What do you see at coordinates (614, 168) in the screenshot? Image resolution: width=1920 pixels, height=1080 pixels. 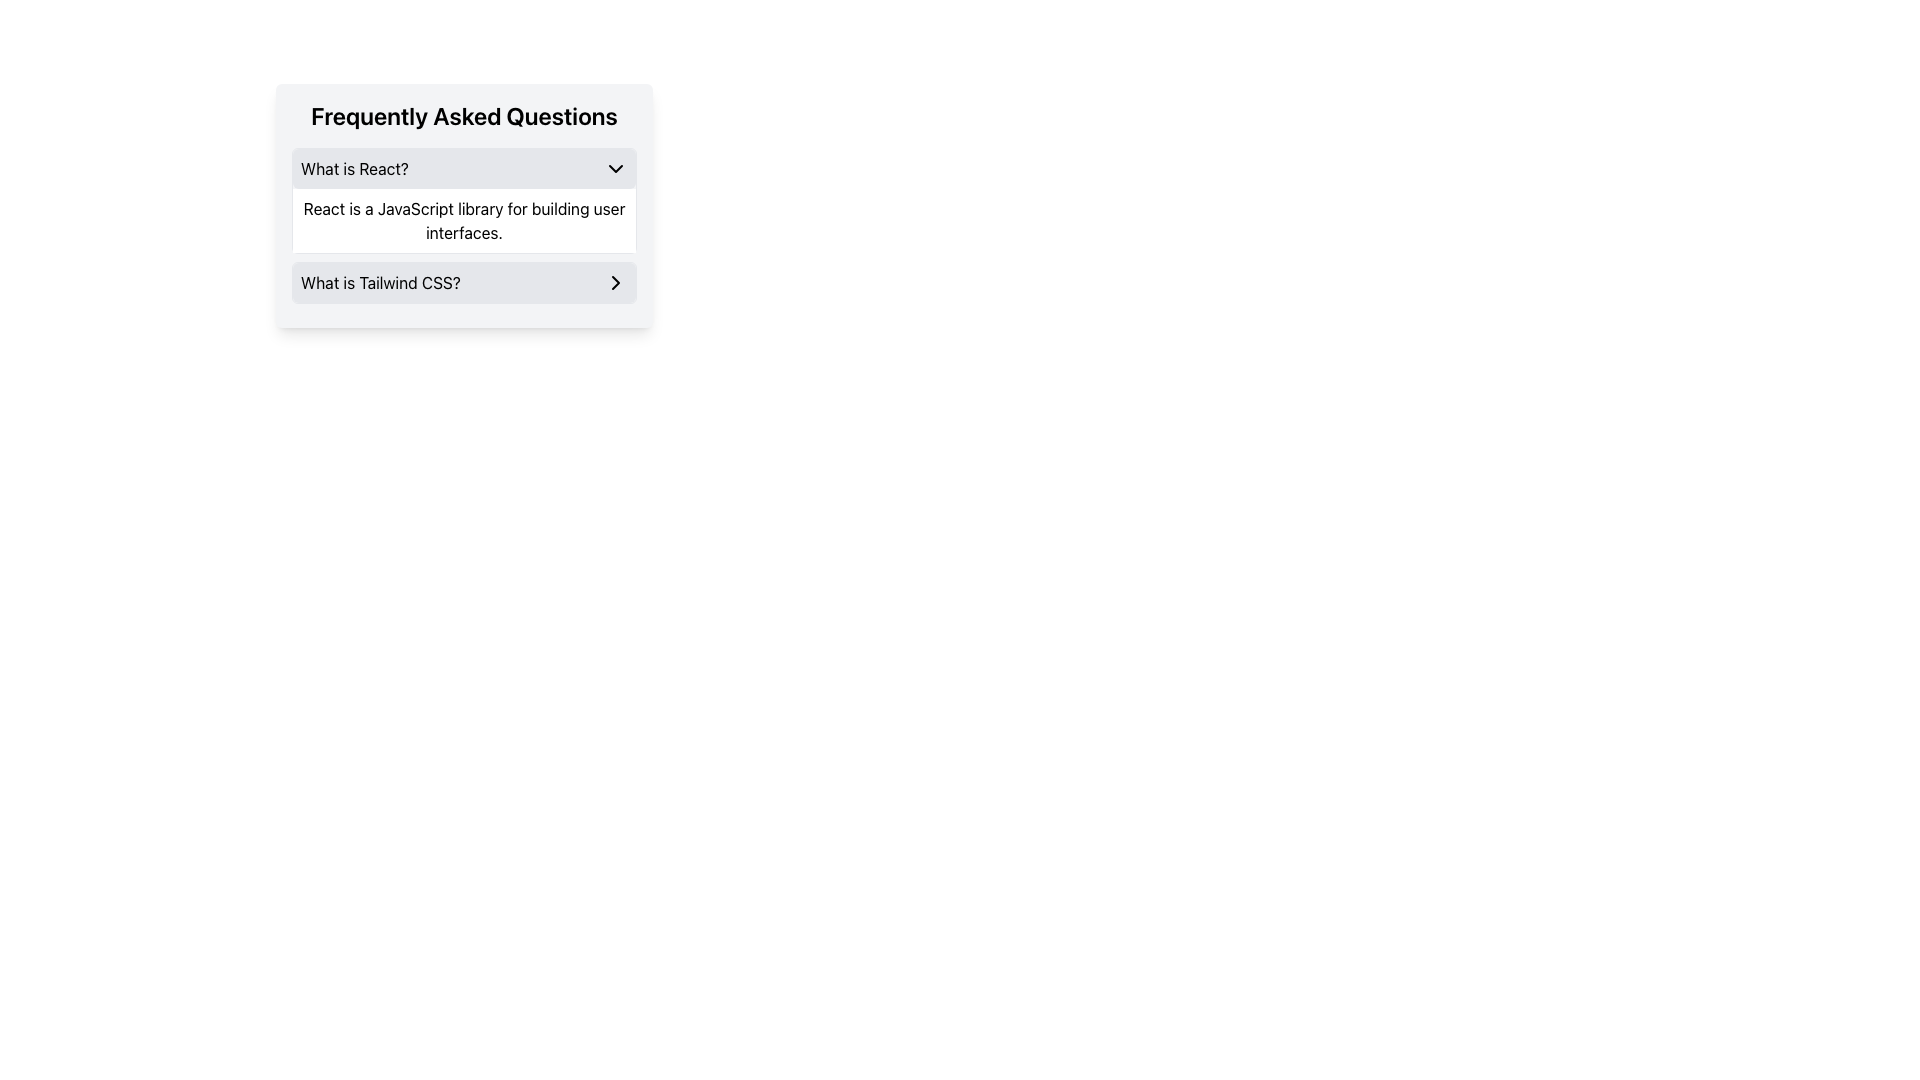 I see `the downward-facing chevron icon on the right side of the 'What is React?' row` at bounding box center [614, 168].